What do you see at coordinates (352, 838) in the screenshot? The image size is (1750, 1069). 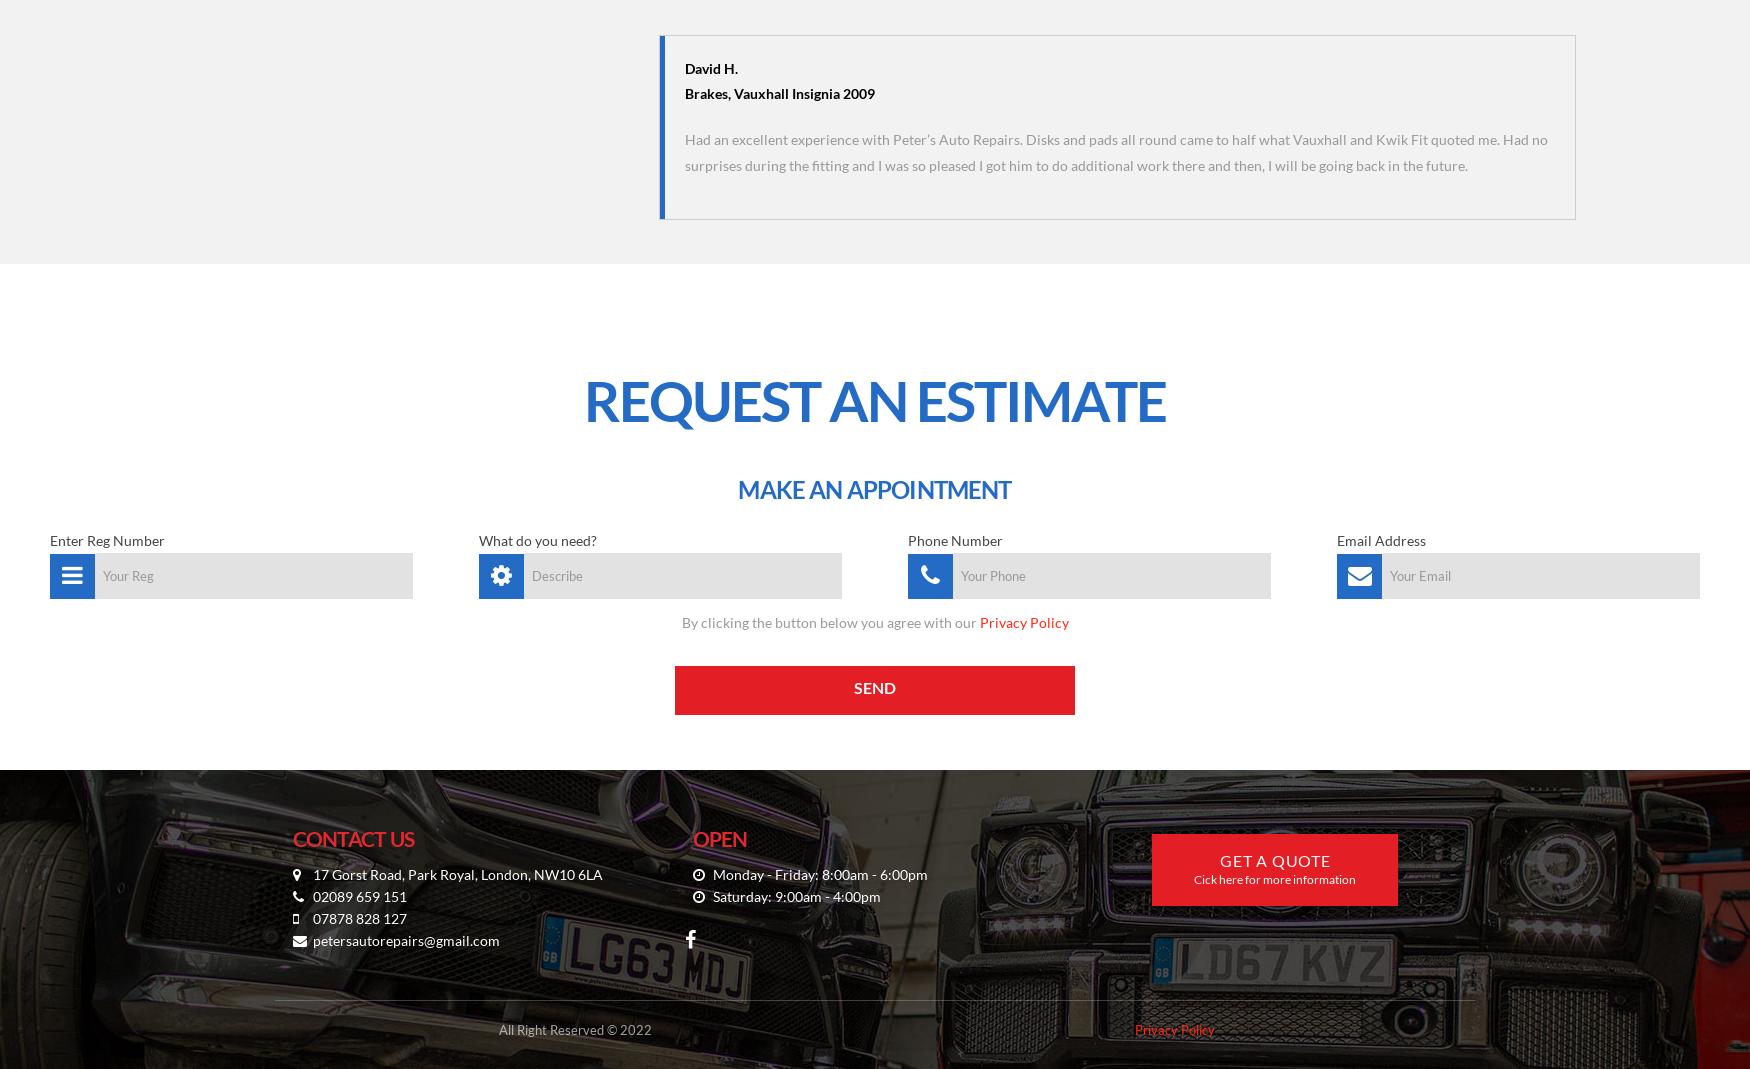 I see `'CONTACT US'` at bounding box center [352, 838].